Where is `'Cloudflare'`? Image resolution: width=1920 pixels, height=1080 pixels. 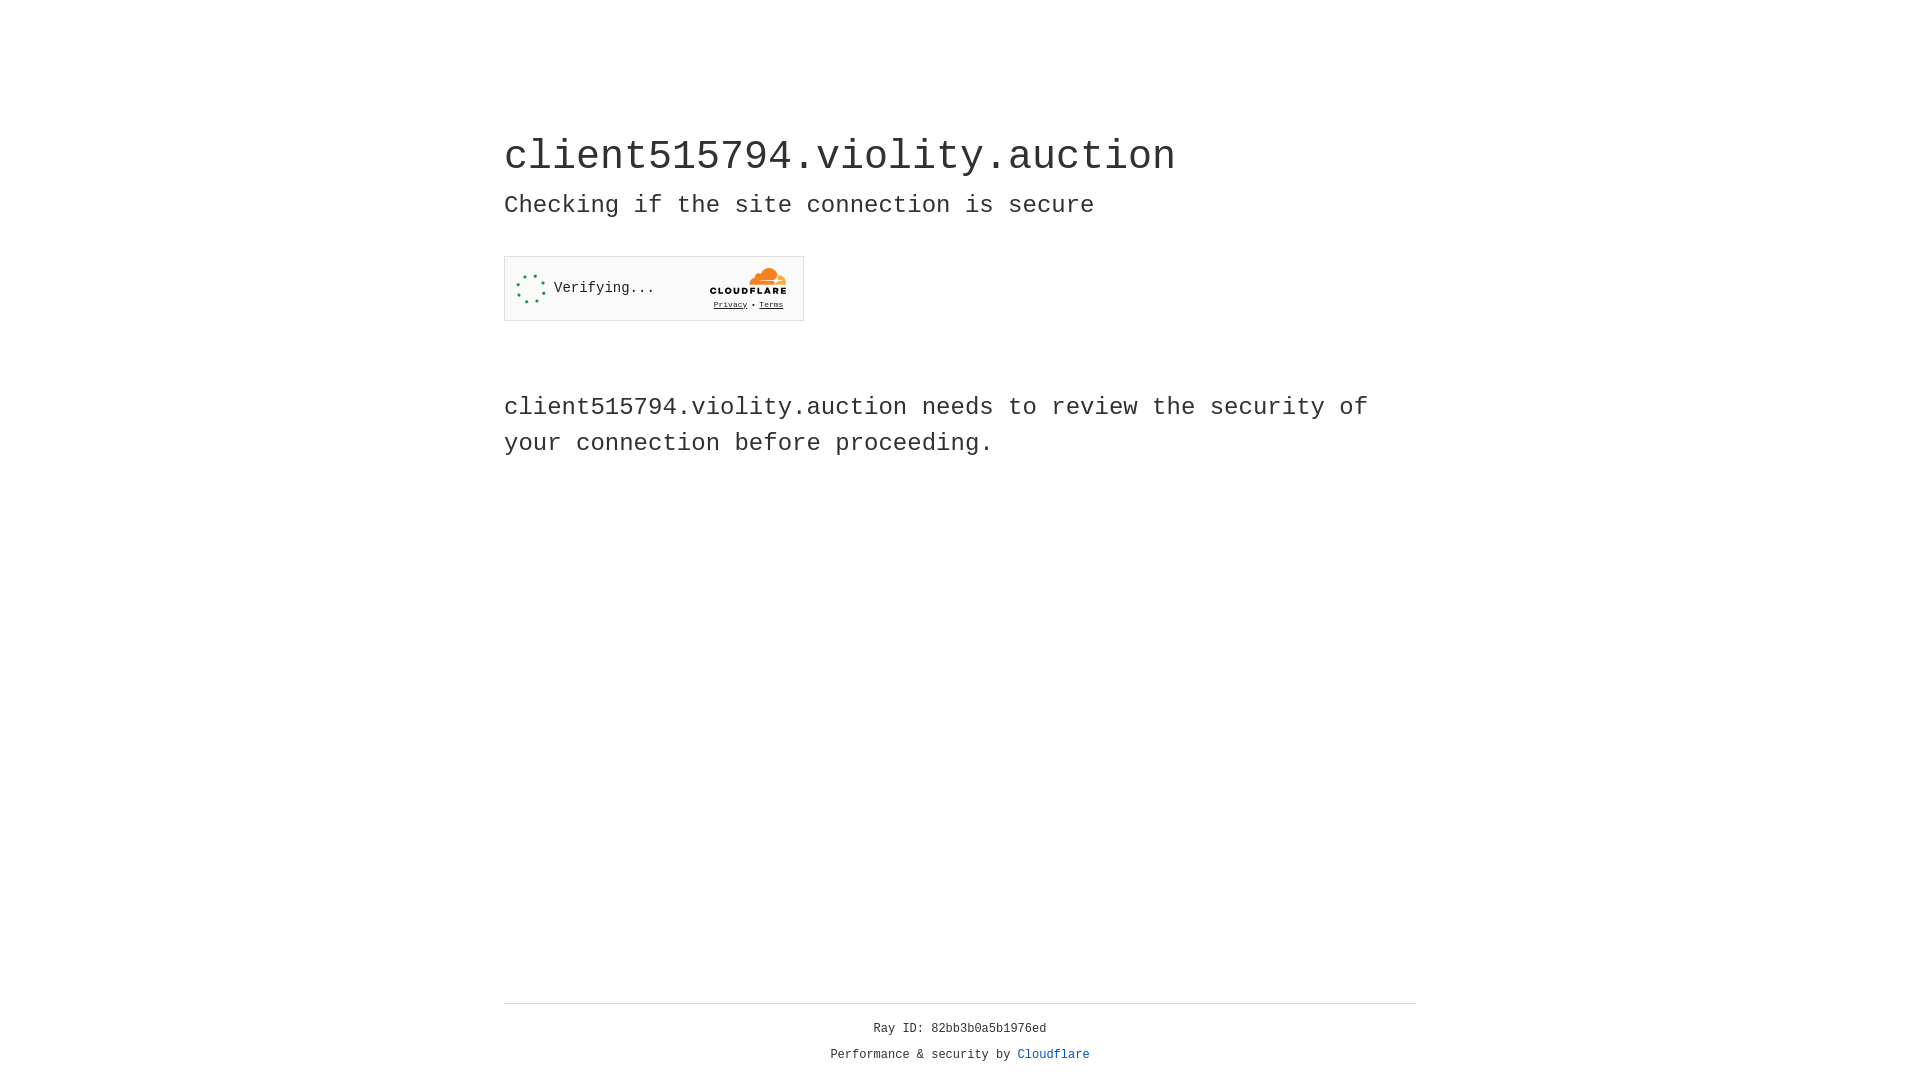 'Cloudflare' is located at coordinates (1053, 1054).